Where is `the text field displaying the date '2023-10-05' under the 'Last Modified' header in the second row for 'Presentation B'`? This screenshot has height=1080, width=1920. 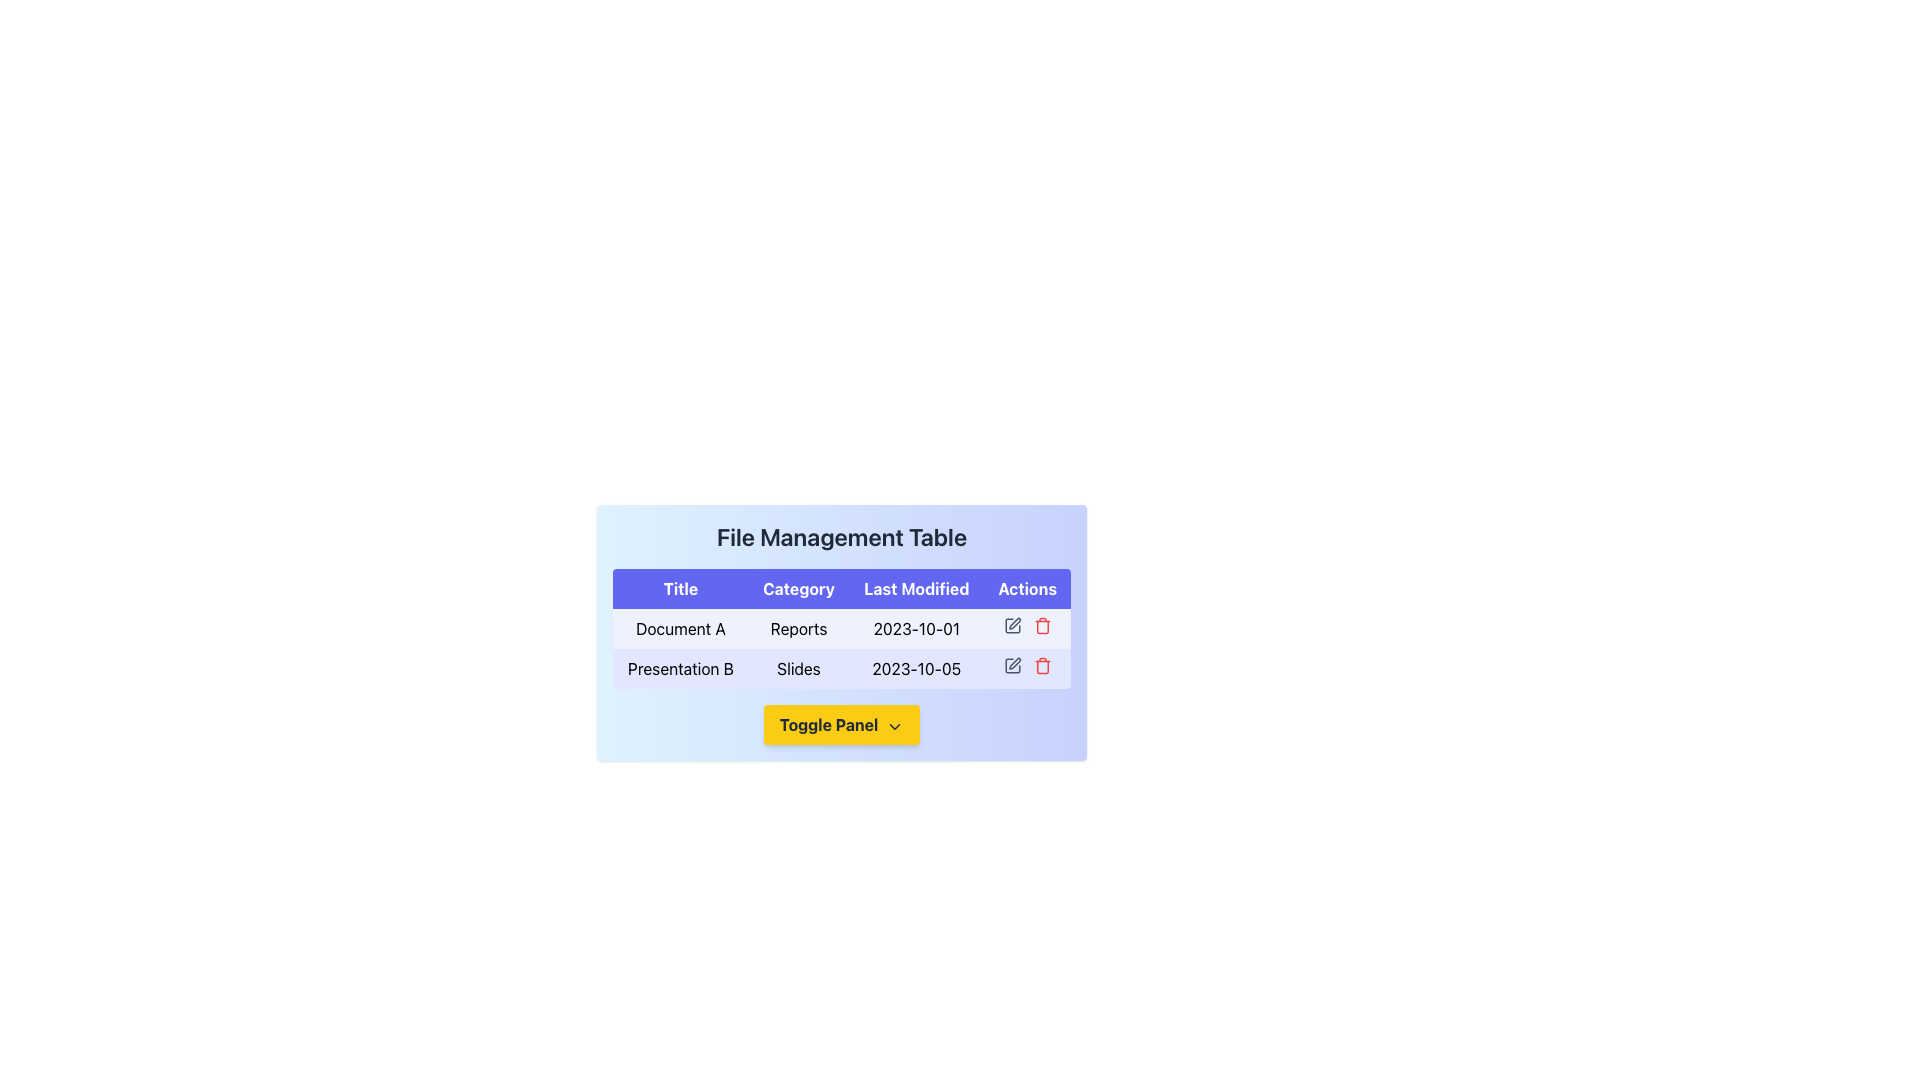 the text field displaying the date '2023-10-05' under the 'Last Modified' header in the second row for 'Presentation B' is located at coordinates (915, 668).